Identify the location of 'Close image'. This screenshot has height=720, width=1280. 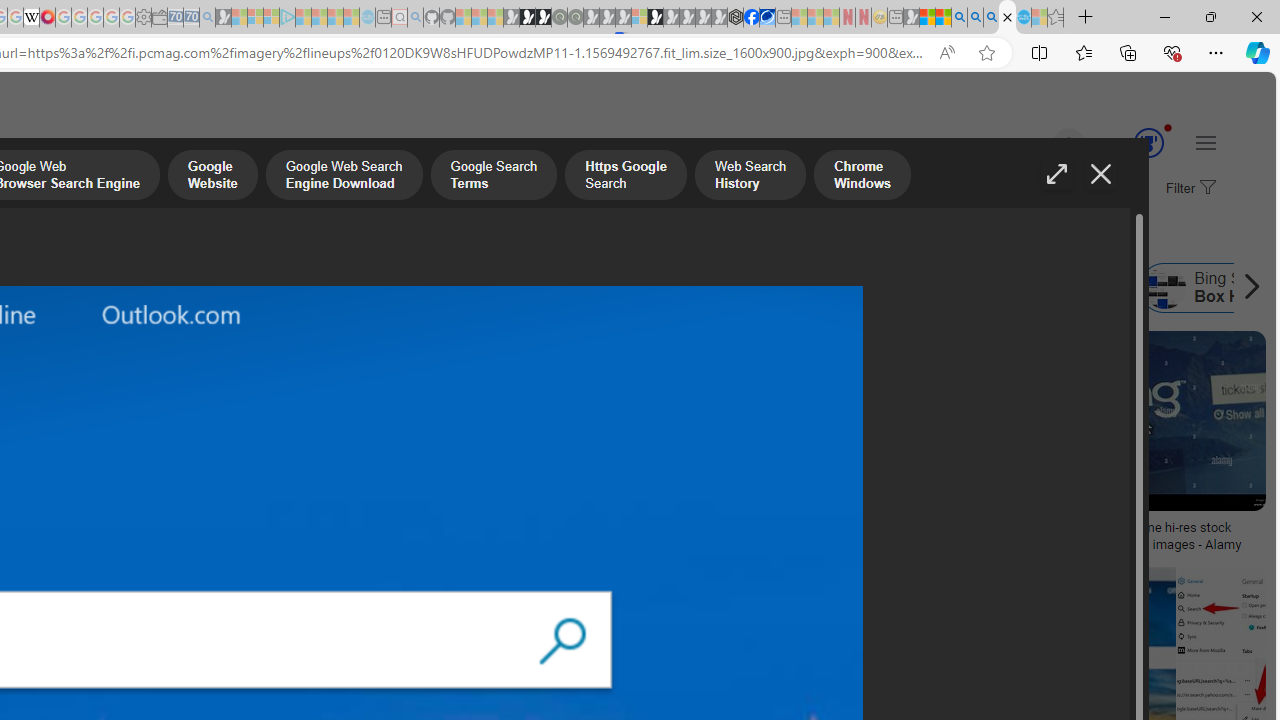
(1099, 173).